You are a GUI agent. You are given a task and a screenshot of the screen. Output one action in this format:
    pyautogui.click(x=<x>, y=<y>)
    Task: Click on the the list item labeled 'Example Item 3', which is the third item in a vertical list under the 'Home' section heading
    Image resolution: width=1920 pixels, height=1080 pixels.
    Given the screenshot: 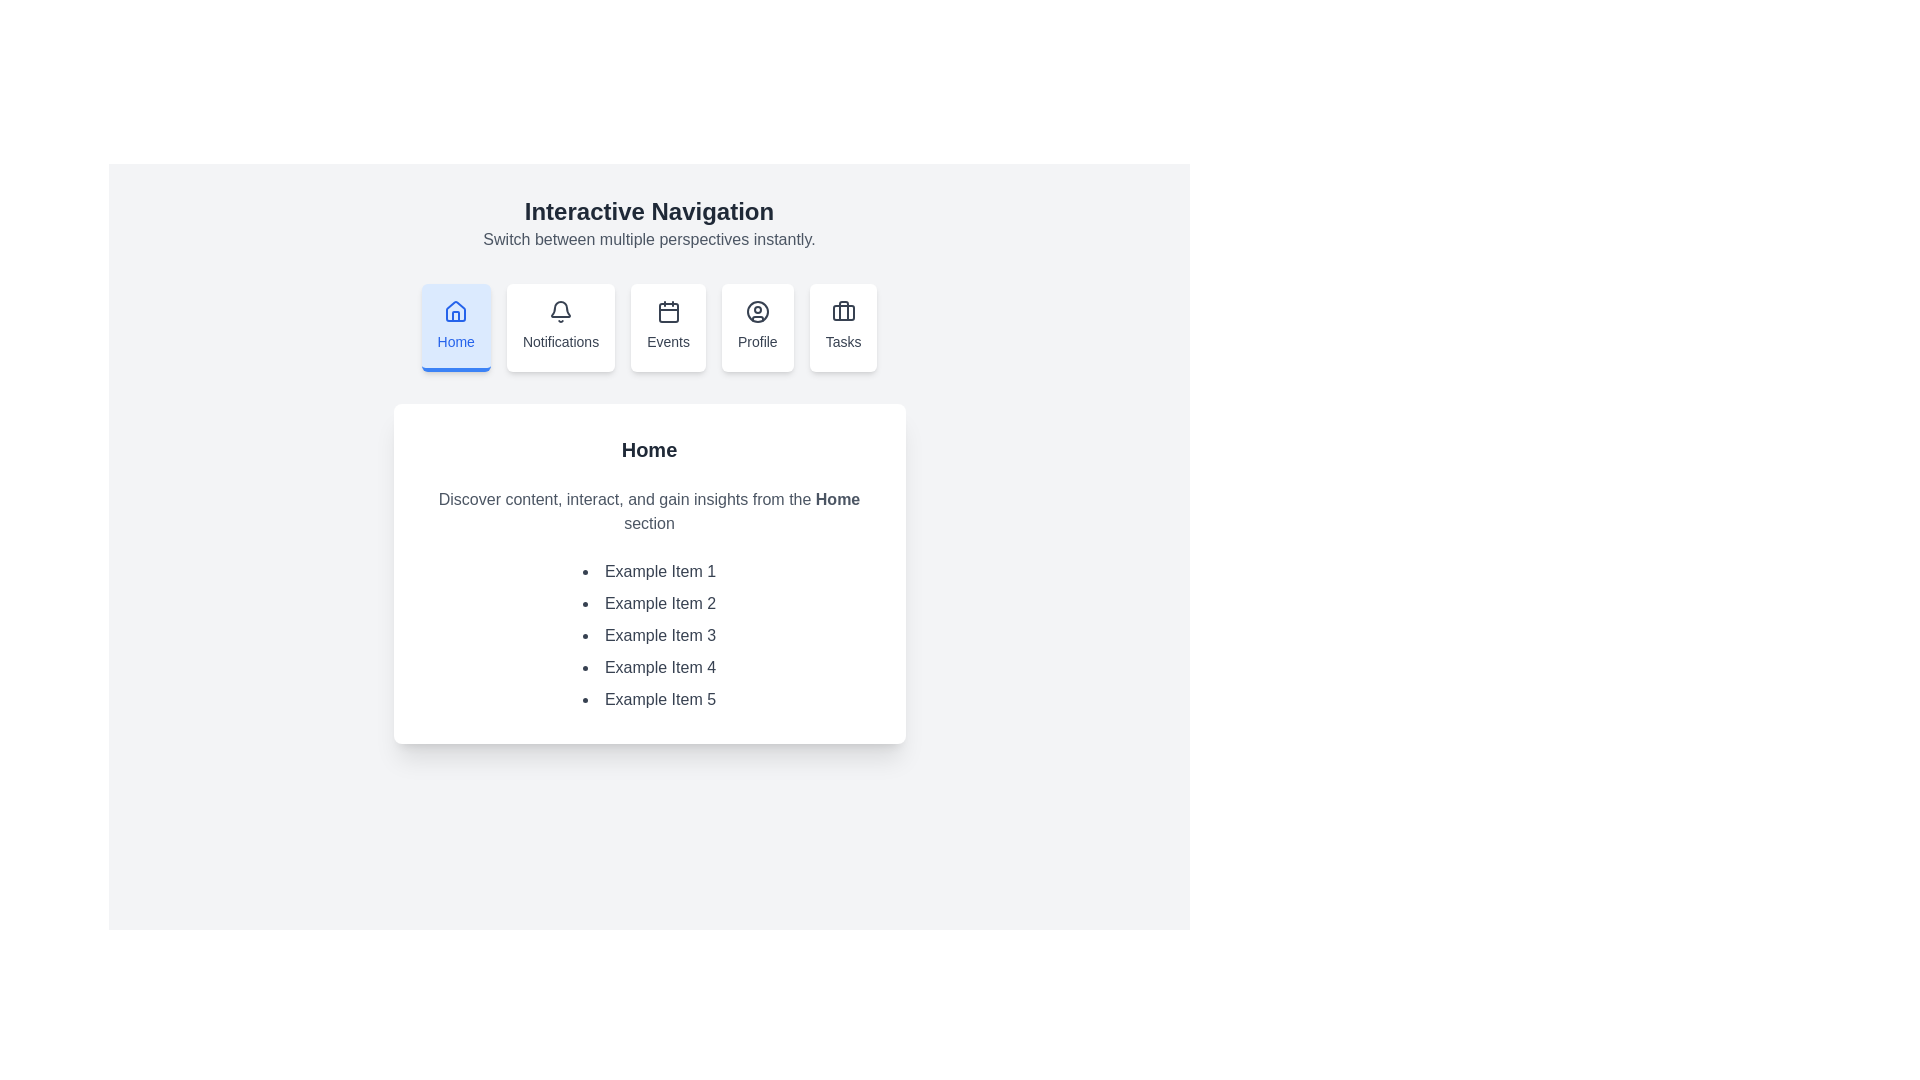 What is the action you would take?
    pyautogui.click(x=649, y=636)
    